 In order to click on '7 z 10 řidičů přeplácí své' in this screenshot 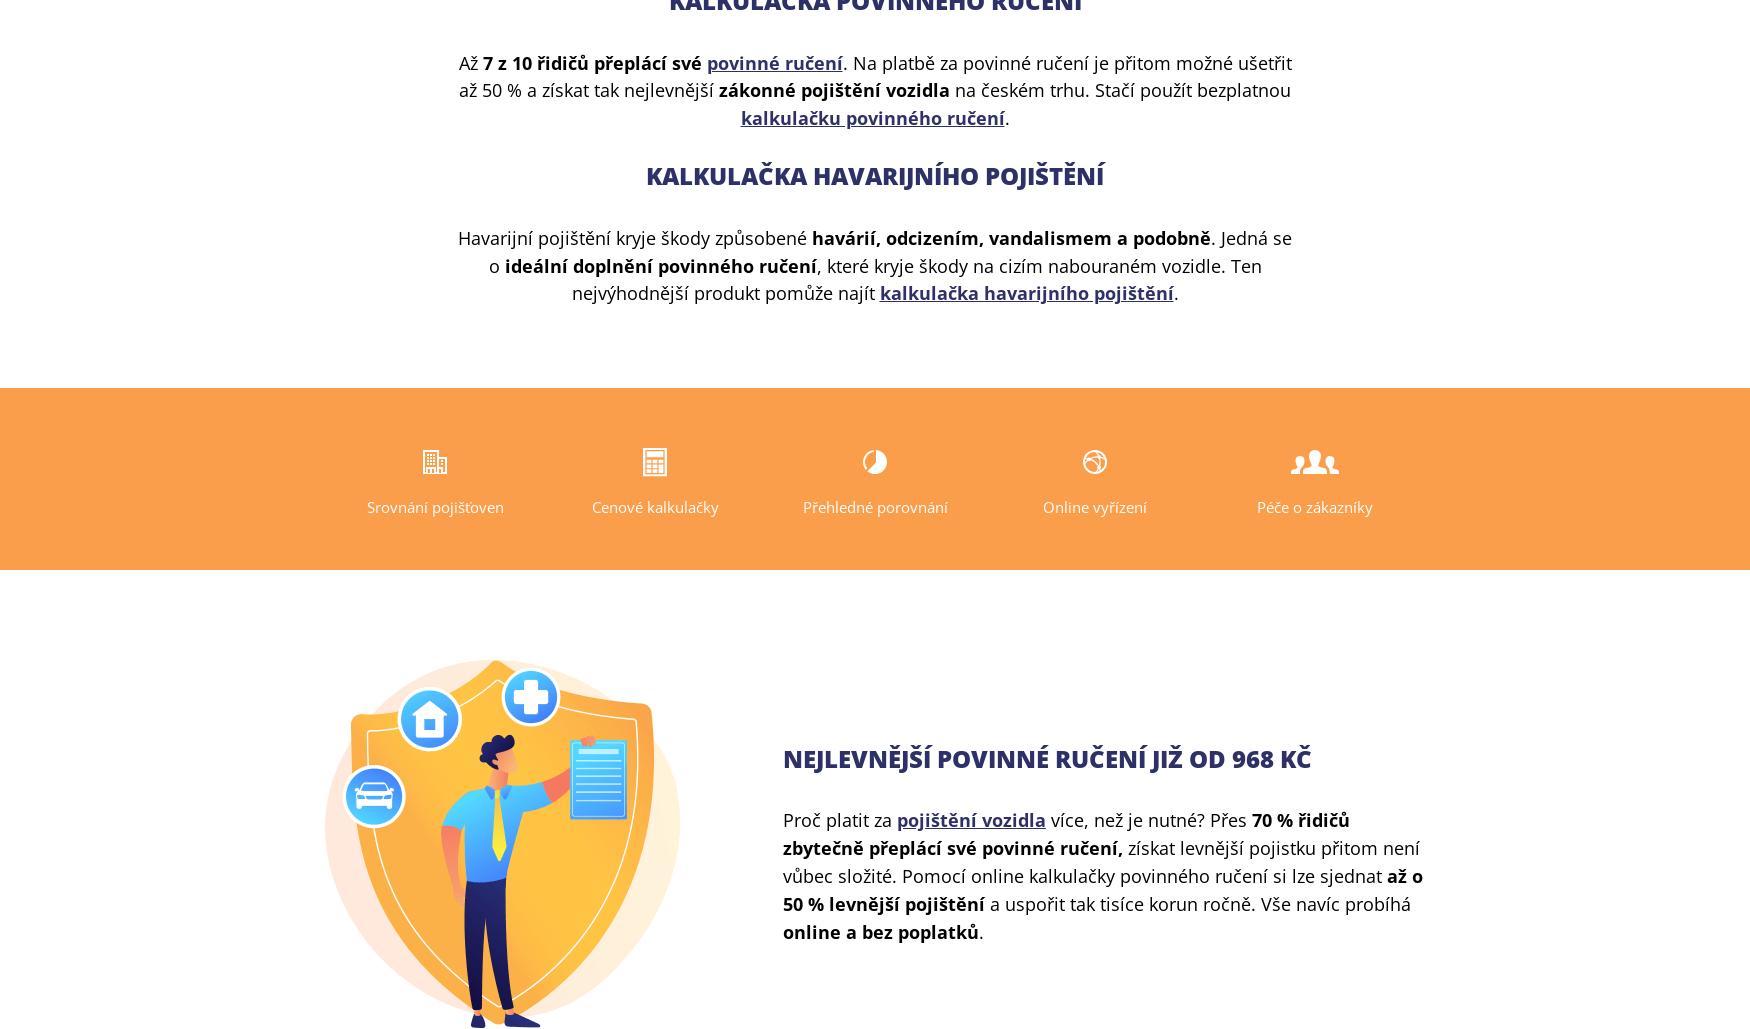, I will do `click(593, 62)`.